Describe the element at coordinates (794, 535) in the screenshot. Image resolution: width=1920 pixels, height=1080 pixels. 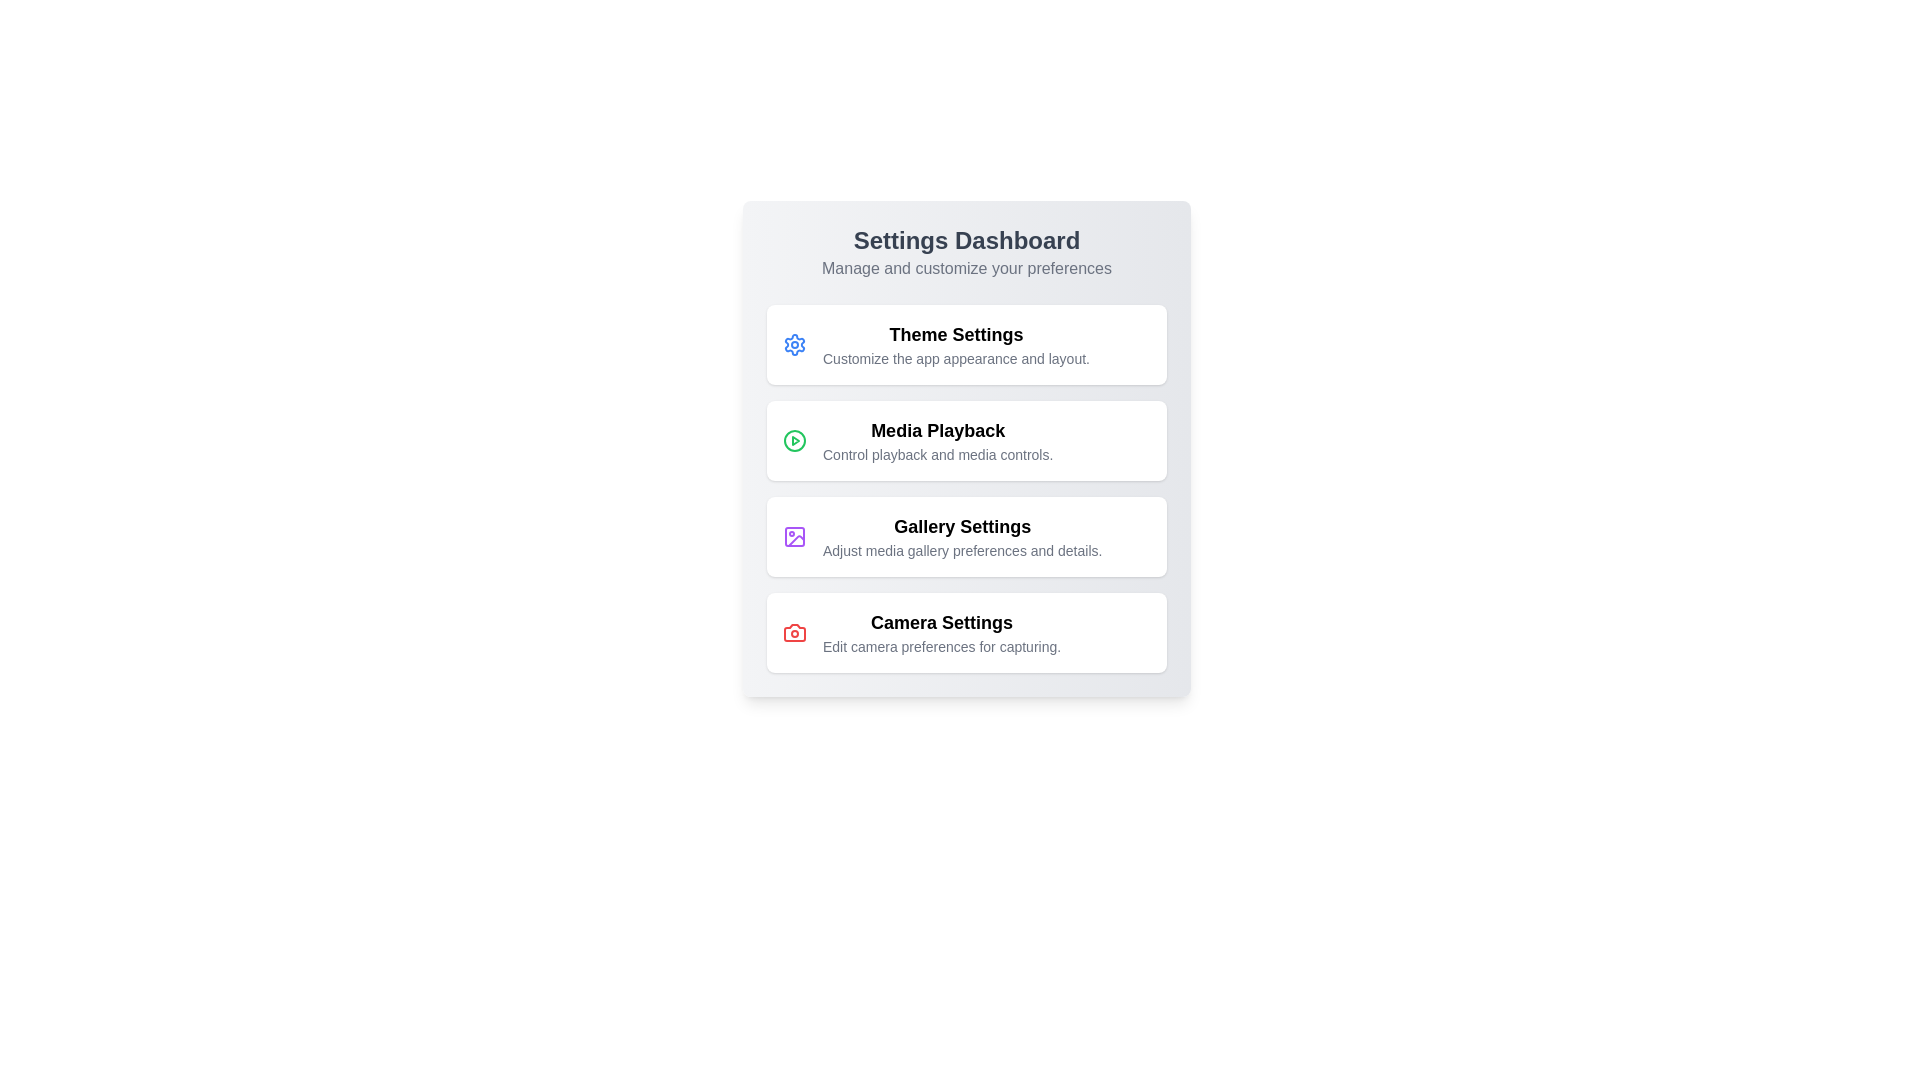
I see `the static icon representing the 'Gallery Settings' feature located at the leftmost part of the card labeled 'Gallery Settings'` at that location.